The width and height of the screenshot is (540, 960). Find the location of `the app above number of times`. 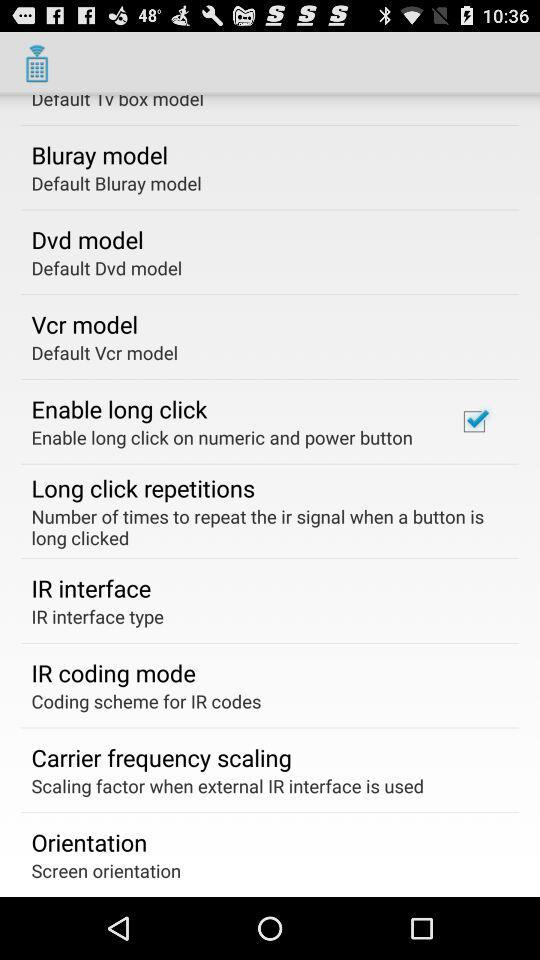

the app above number of times is located at coordinates (473, 421).